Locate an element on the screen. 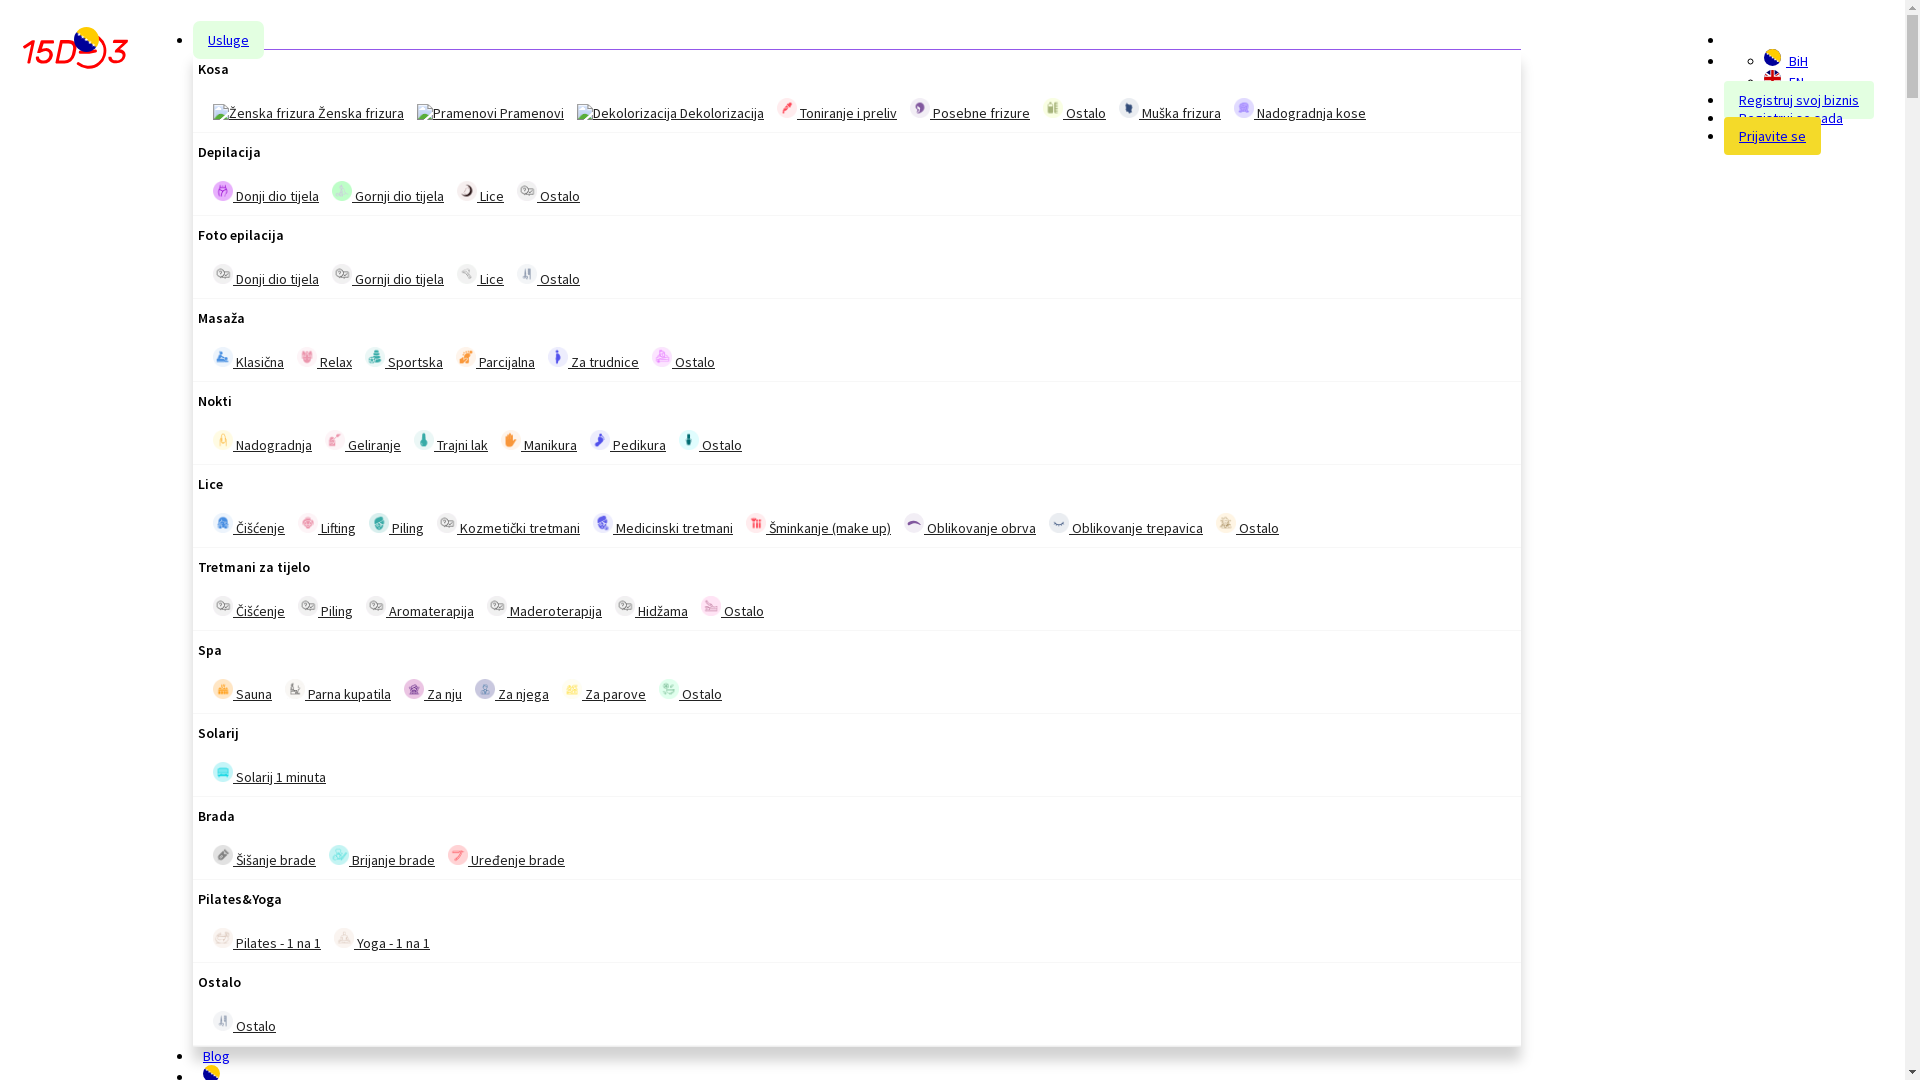 This screenshot has height=1080, width=1920. 'Za njega' is located at coordinates (469, 689).